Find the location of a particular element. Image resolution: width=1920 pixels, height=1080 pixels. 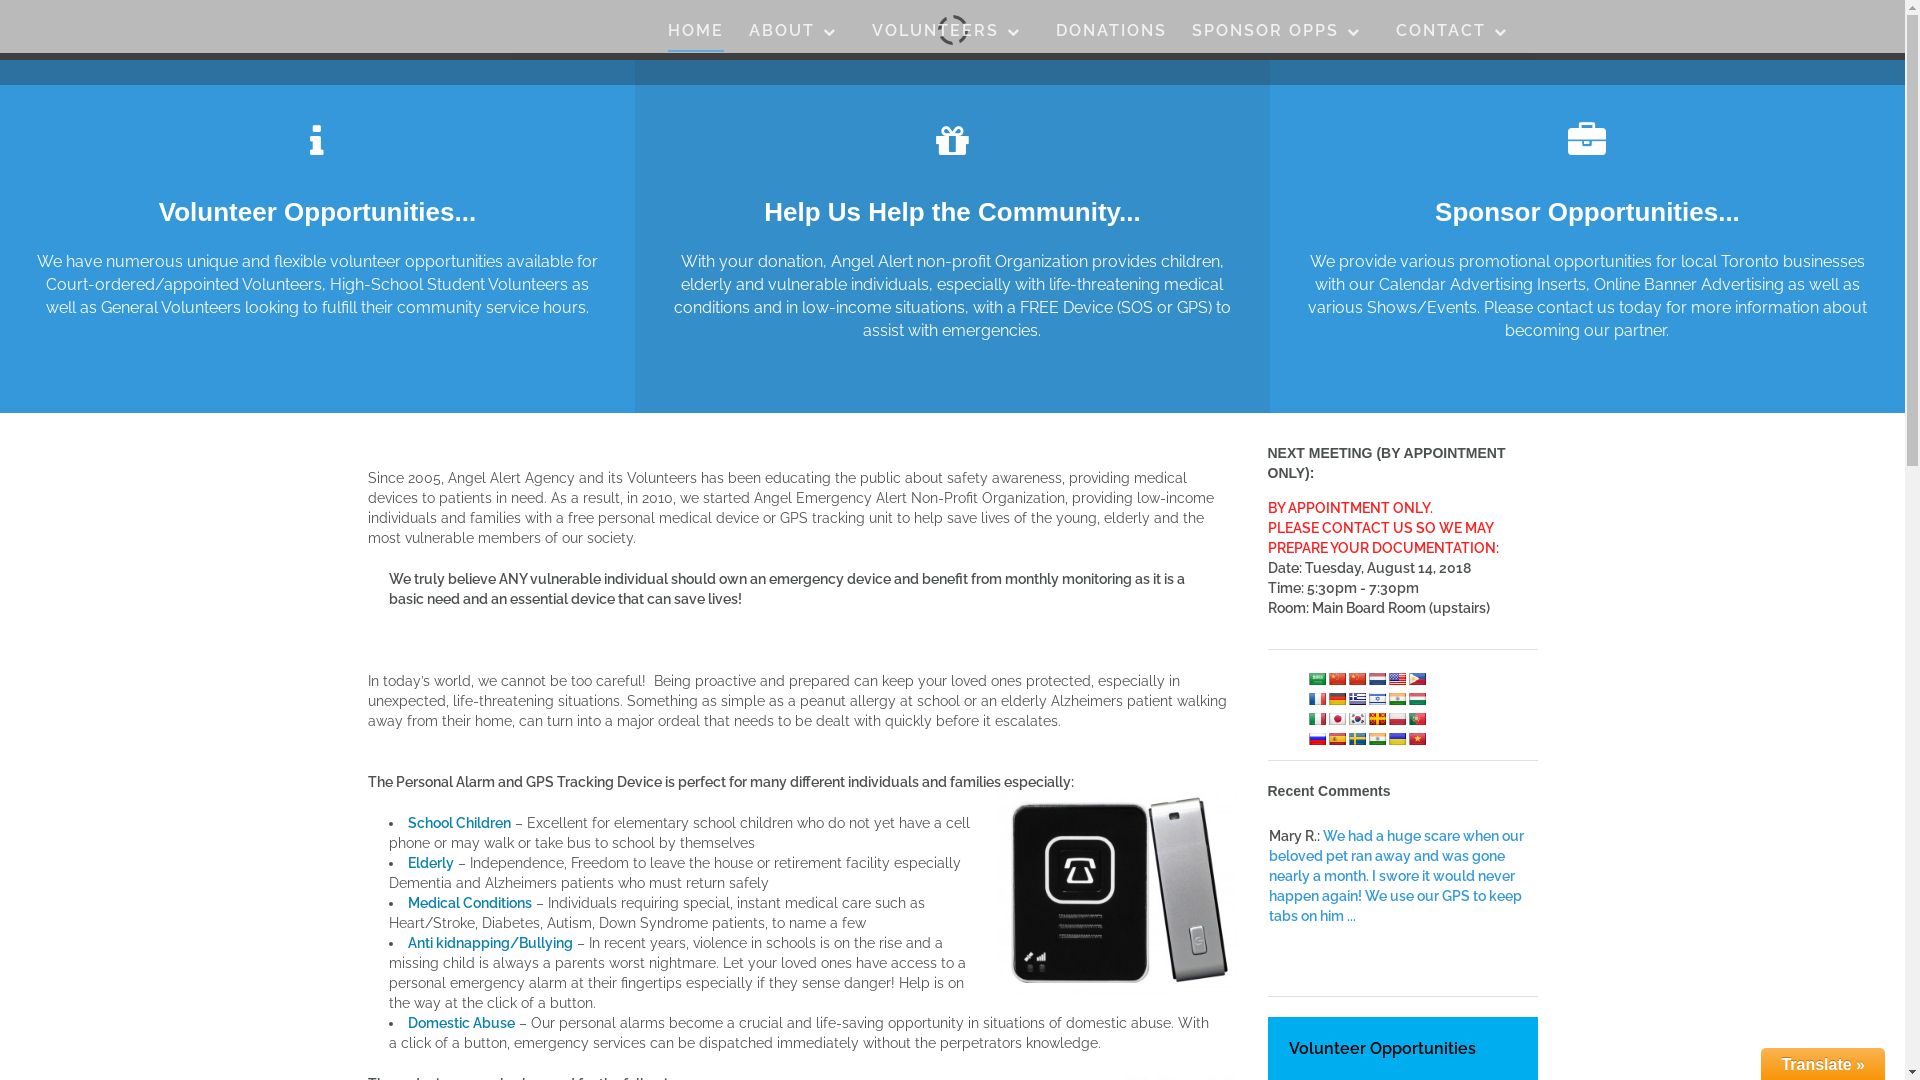

'Tamil' is located at coordinates (1376, 737).